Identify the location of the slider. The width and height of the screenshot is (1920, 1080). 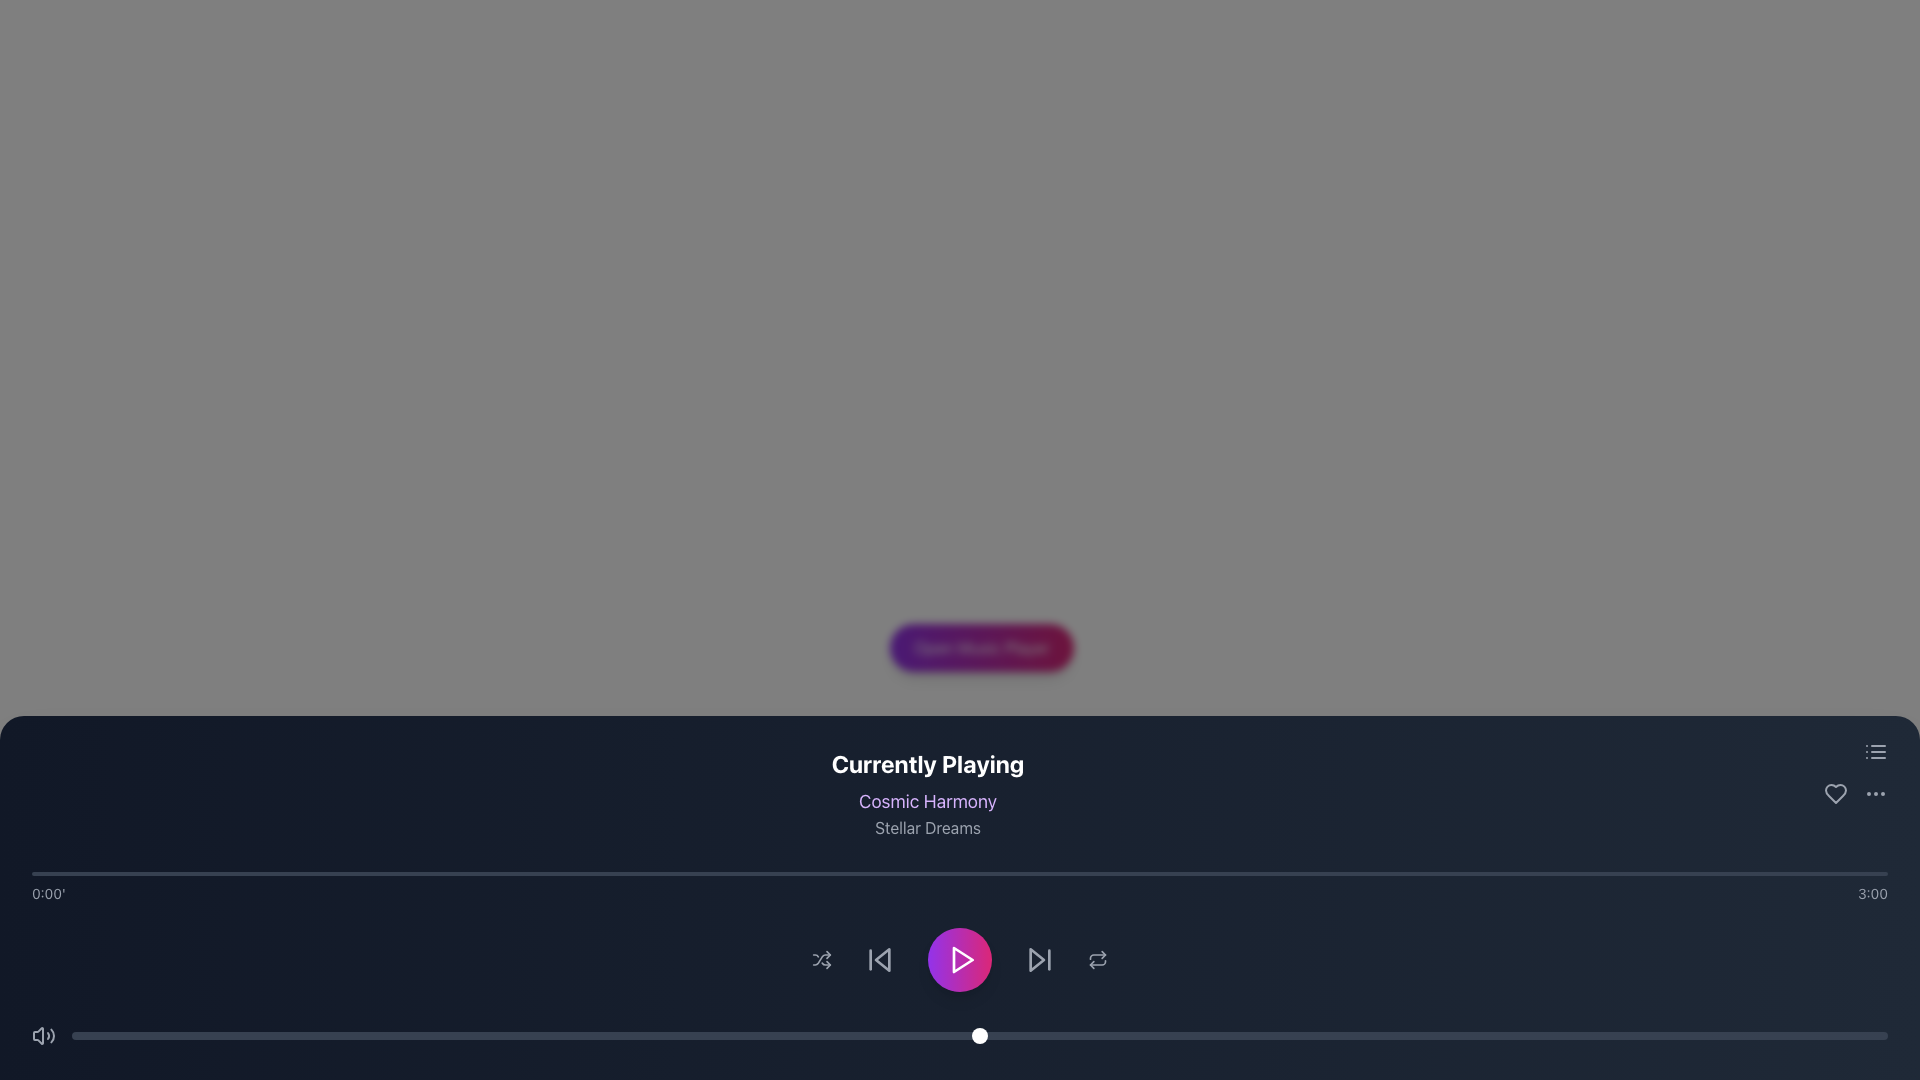
(689, 1035).